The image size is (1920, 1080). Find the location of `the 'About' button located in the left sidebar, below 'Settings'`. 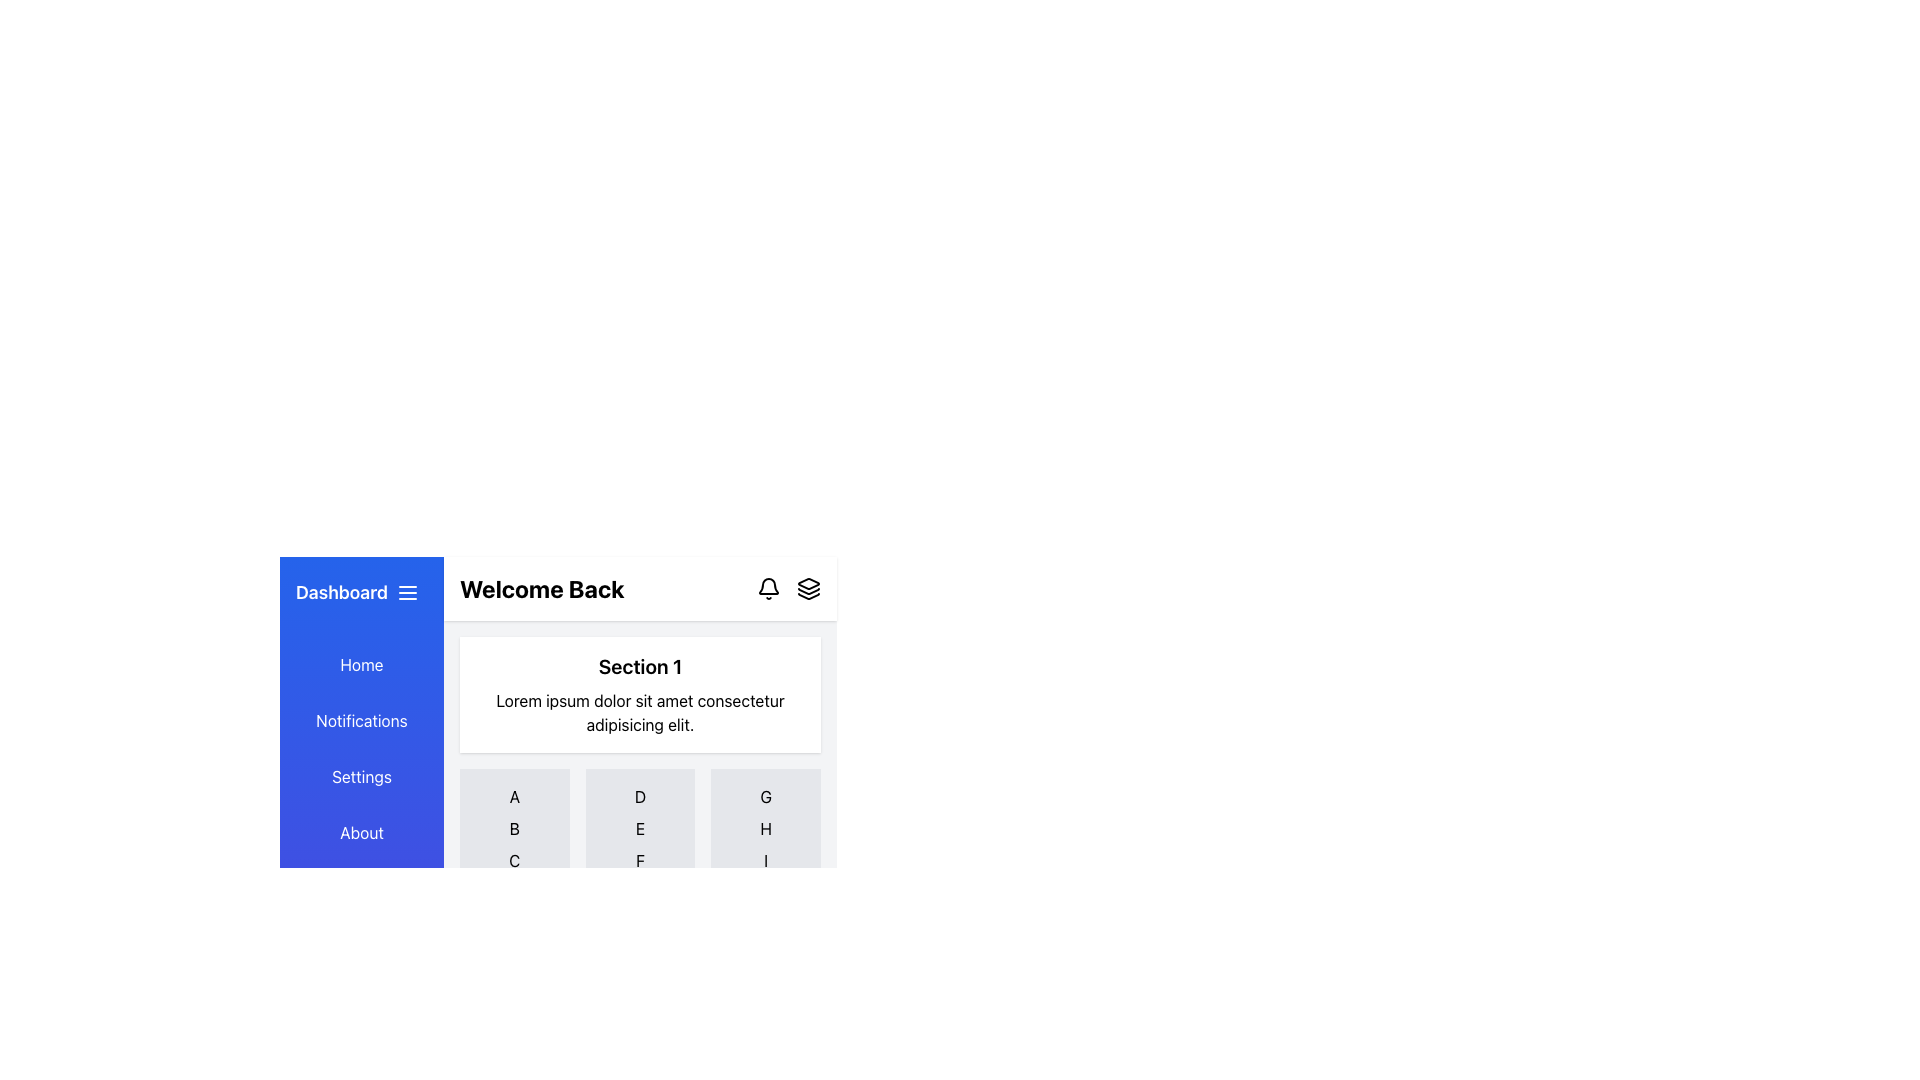

the 'About' button located in the left sidebar, below 'Settings' is located at coordinates (361, 833).